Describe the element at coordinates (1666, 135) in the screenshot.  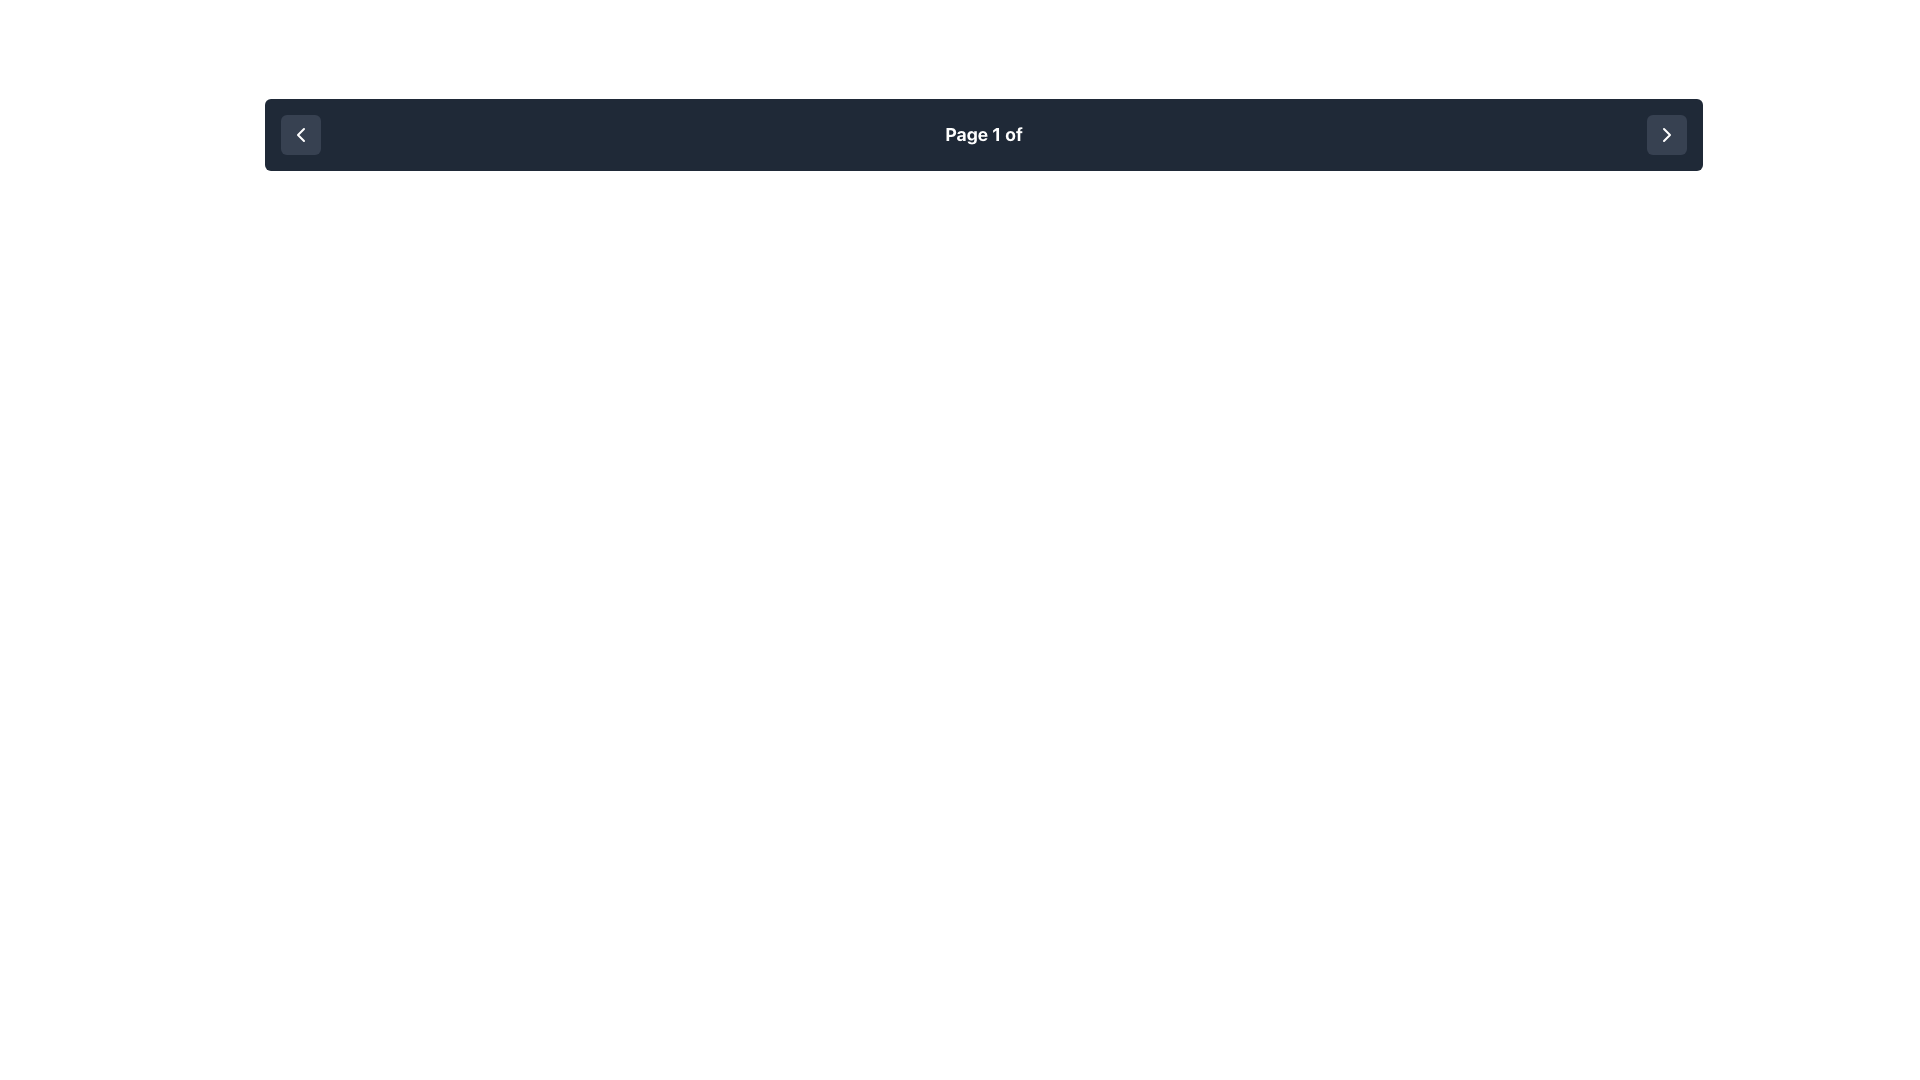
I see `the right-facing chevron icon located at the center of the rightmost button in the navigation bar` at that location.